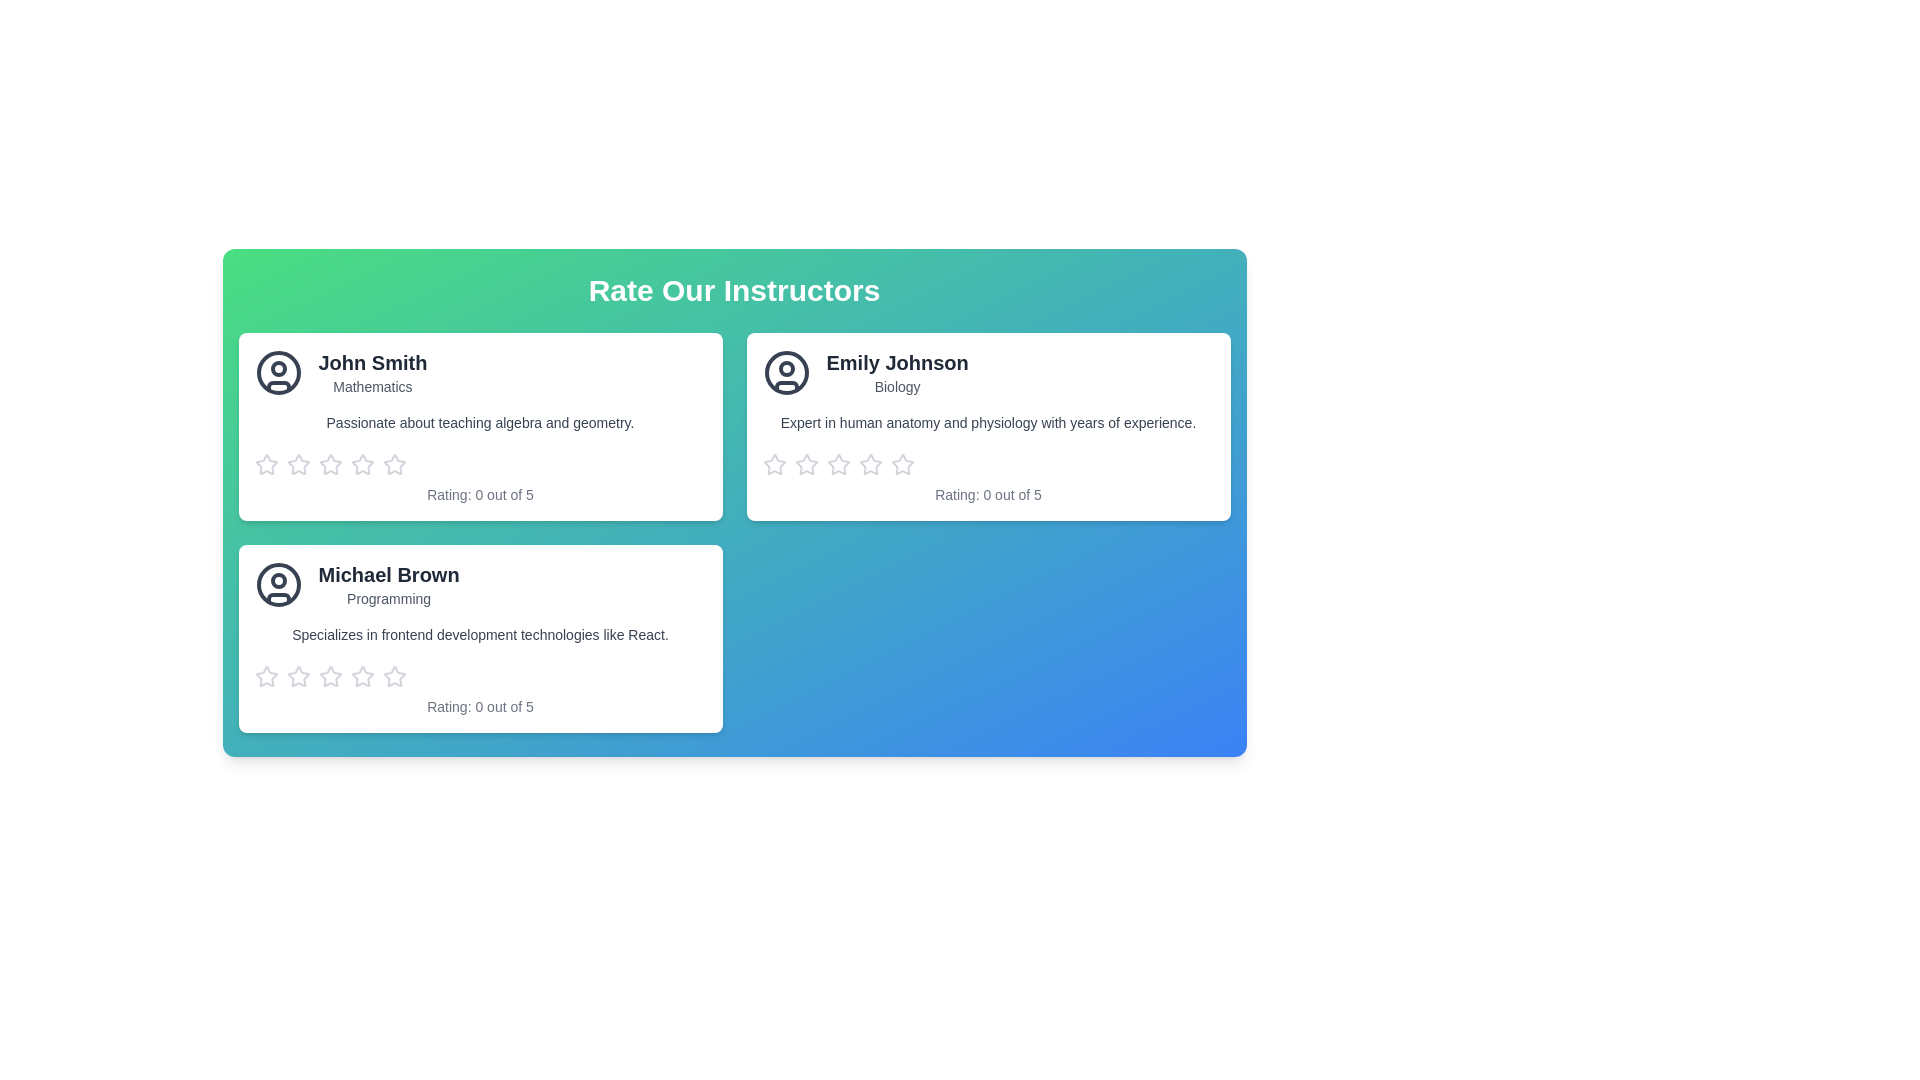  I want to click on the second star icon in the rating row, so click(394, 464).